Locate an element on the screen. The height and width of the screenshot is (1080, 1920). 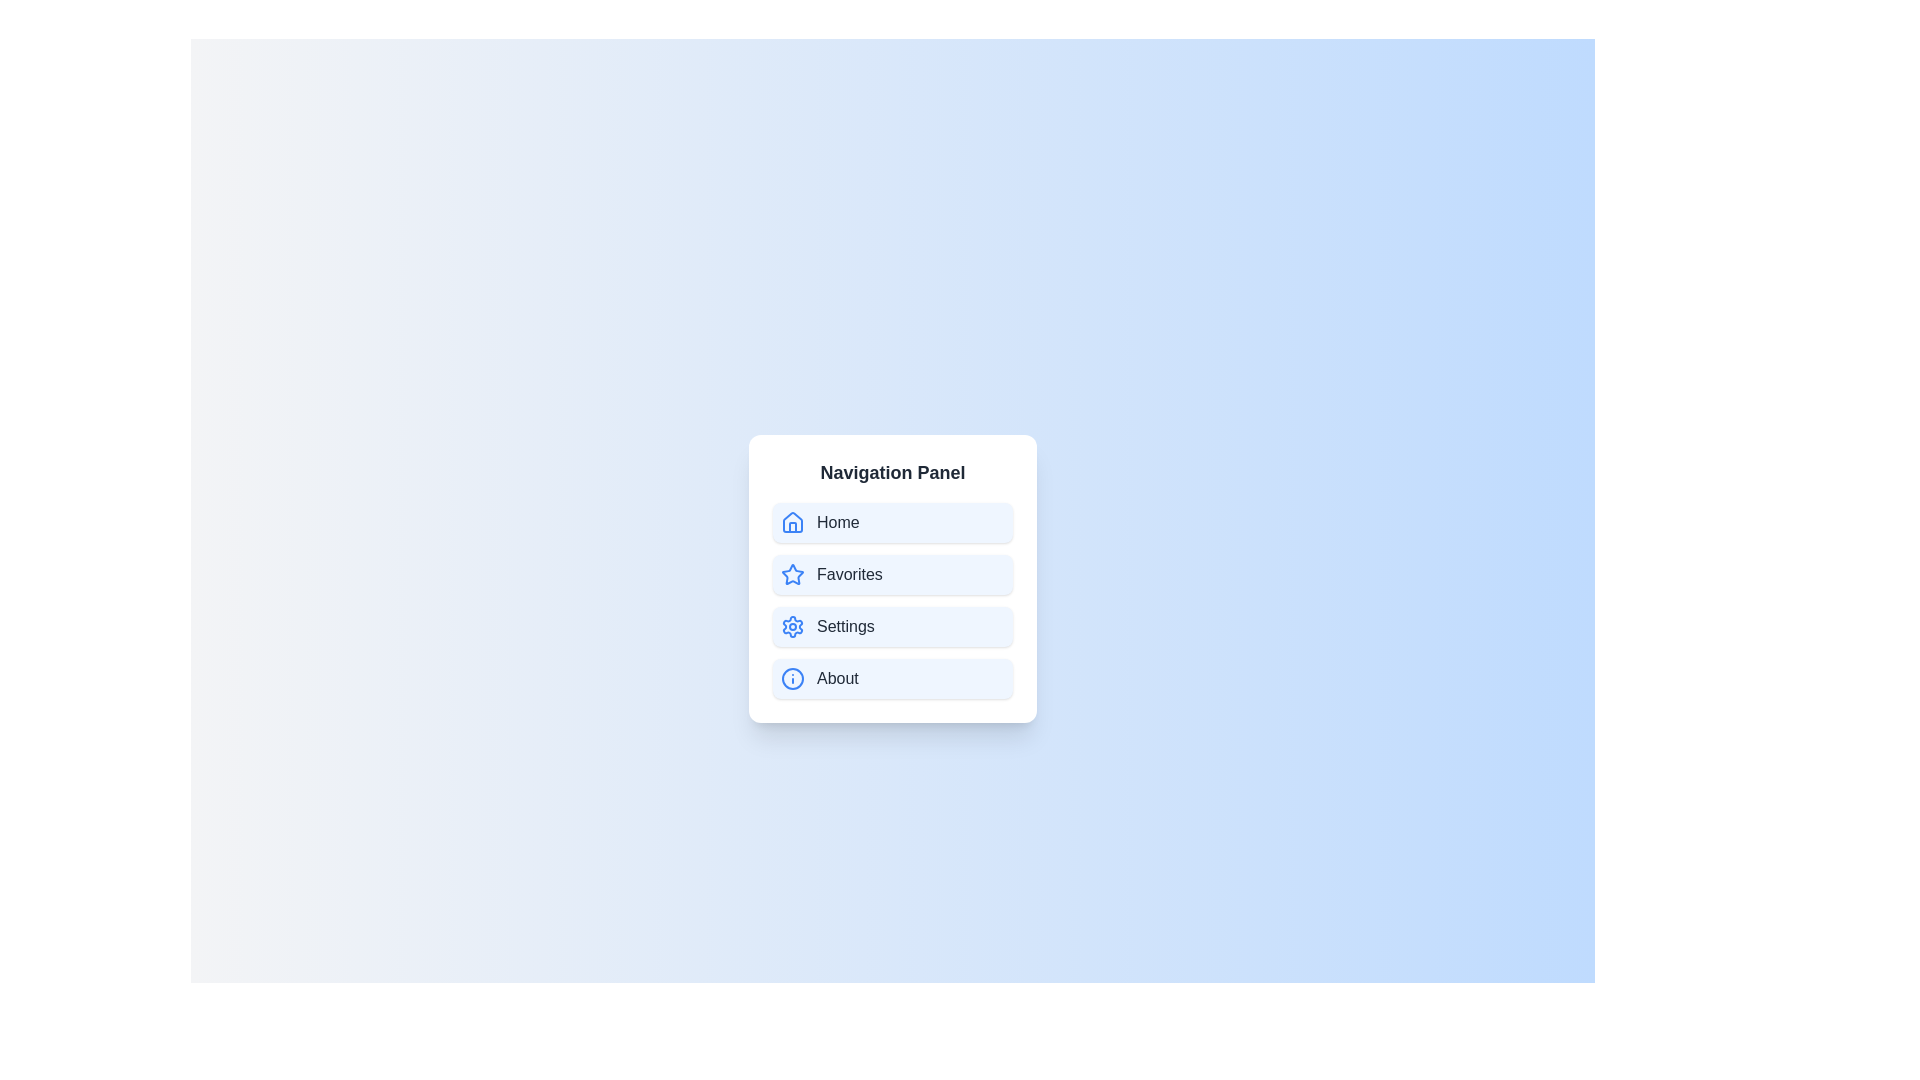
the button located in the navigation panel, which is the third button from the top and is intended for navigating to the 'Settings' section of the application is located at coordinates (891, 626).